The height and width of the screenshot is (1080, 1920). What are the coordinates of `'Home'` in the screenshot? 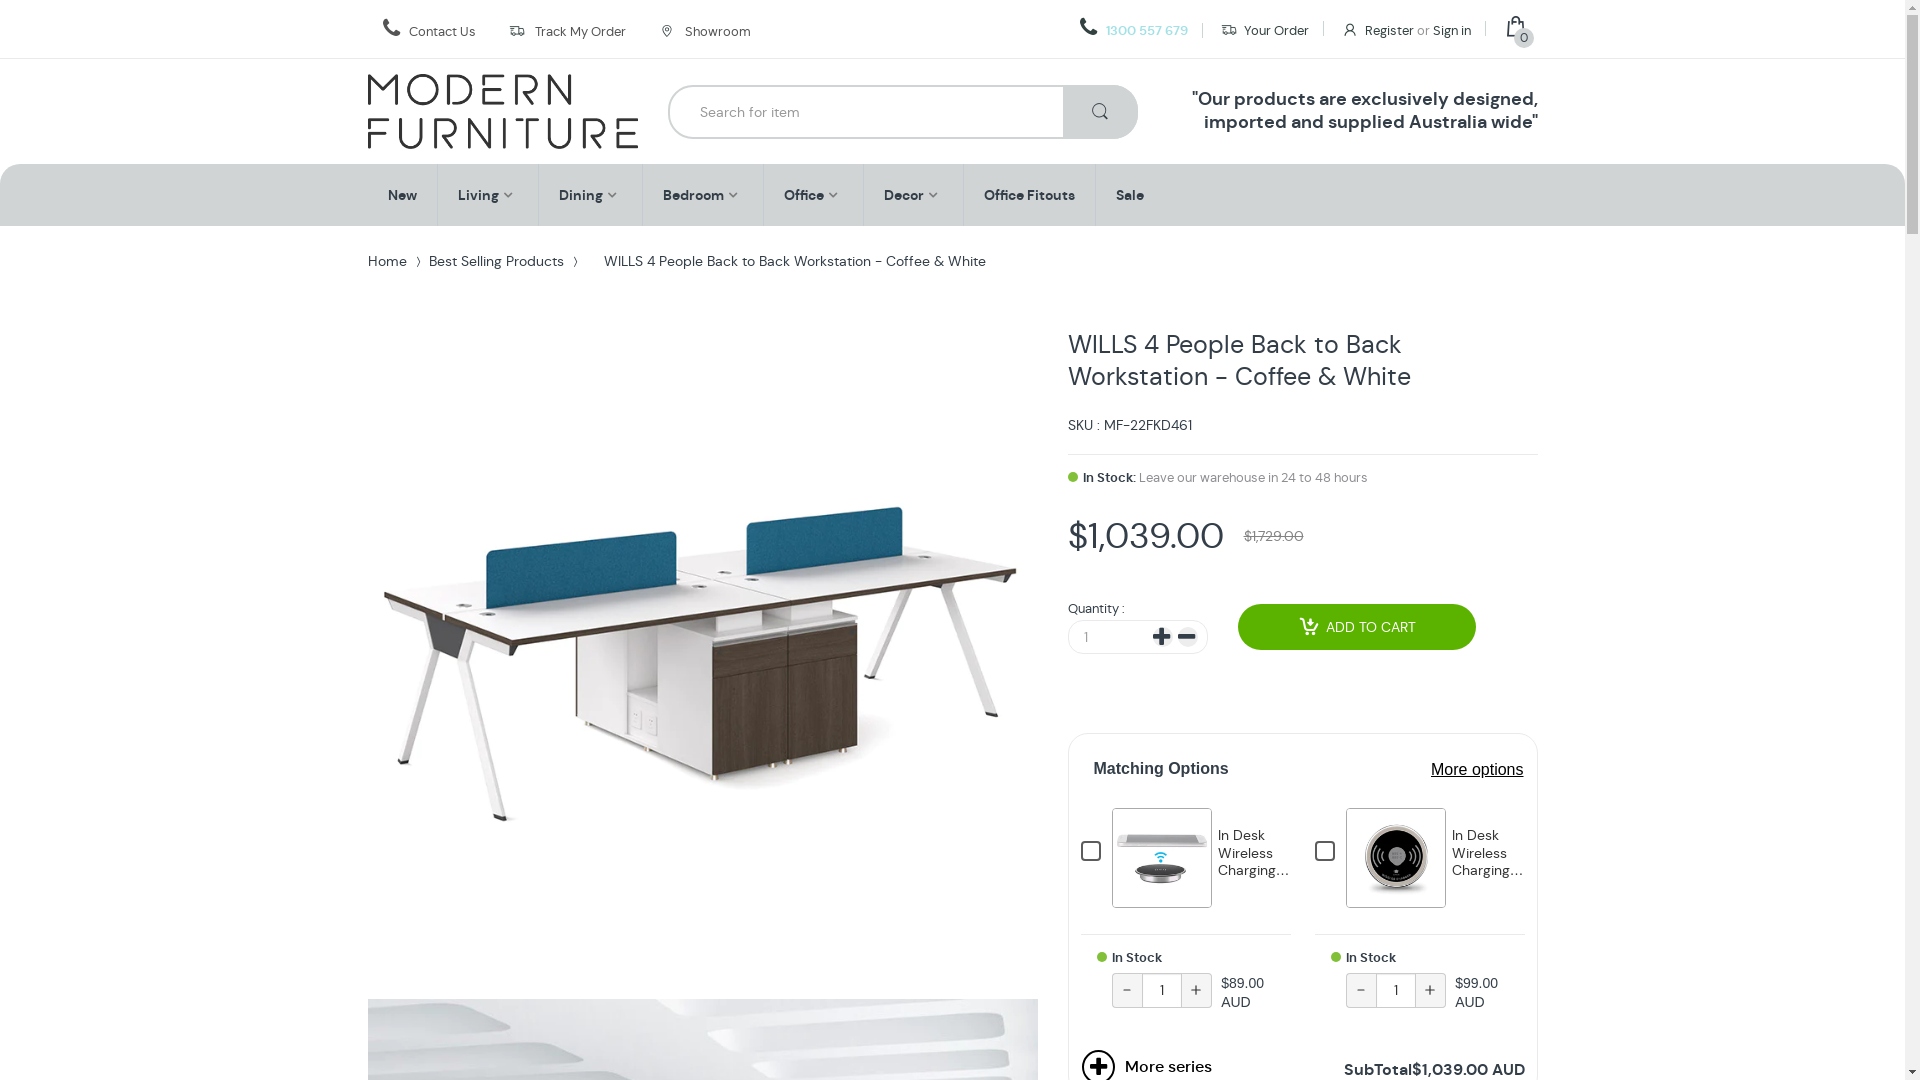 It's located at (387, 260).